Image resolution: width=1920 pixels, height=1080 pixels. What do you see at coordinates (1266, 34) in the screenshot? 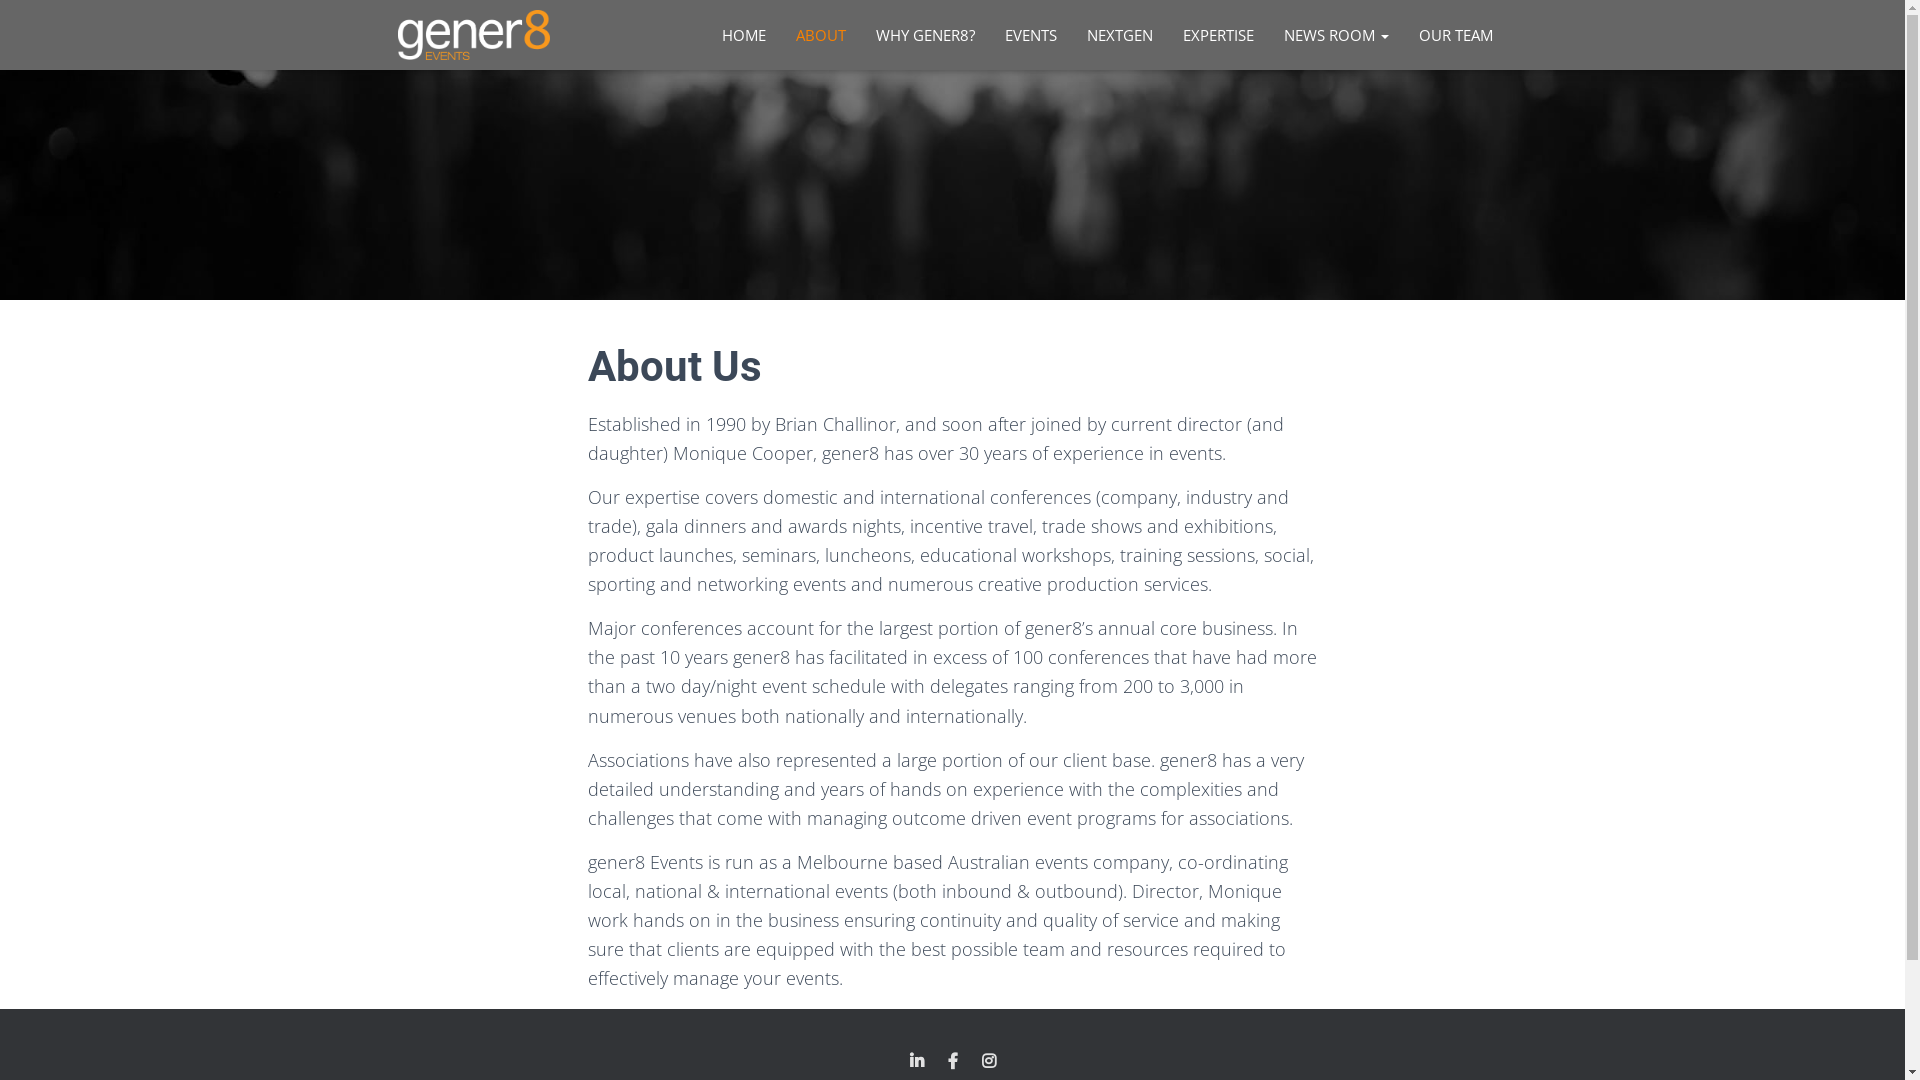
I see `'NEWS ROOM'` at bounding box center [1266, 34].